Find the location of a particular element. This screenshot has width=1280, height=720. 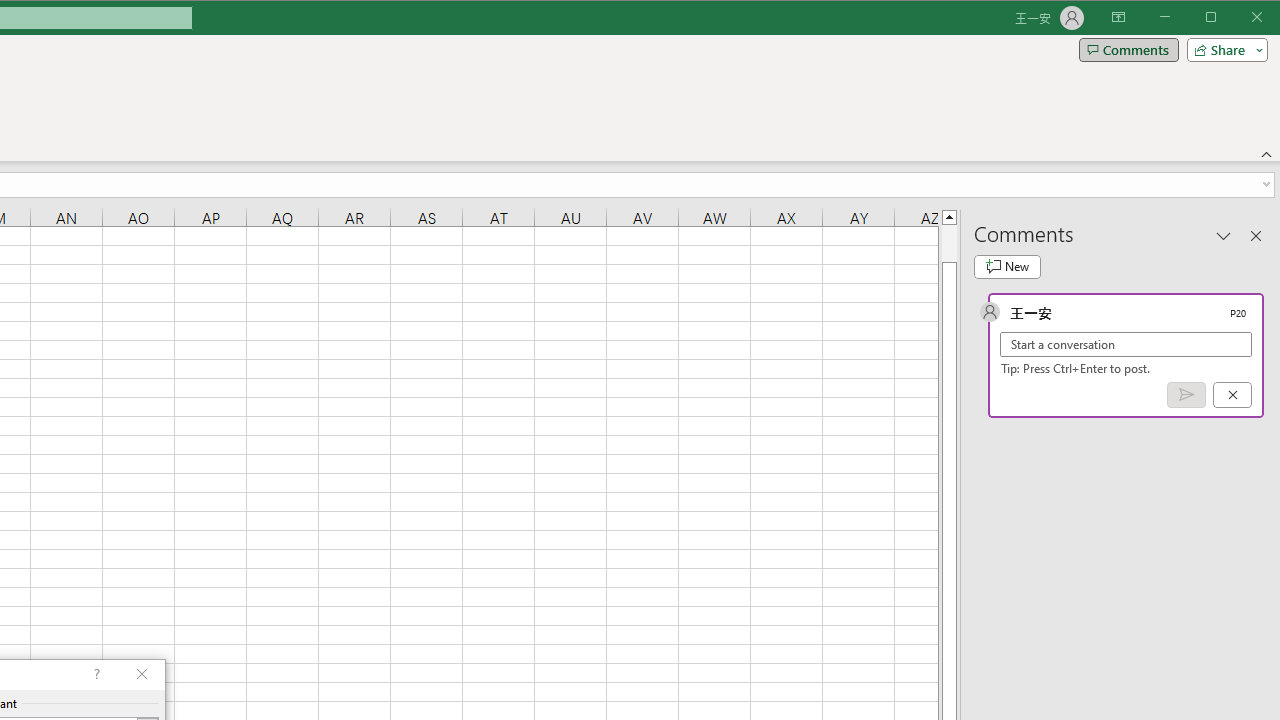

'Share' is located at coordinates (1222, 49).